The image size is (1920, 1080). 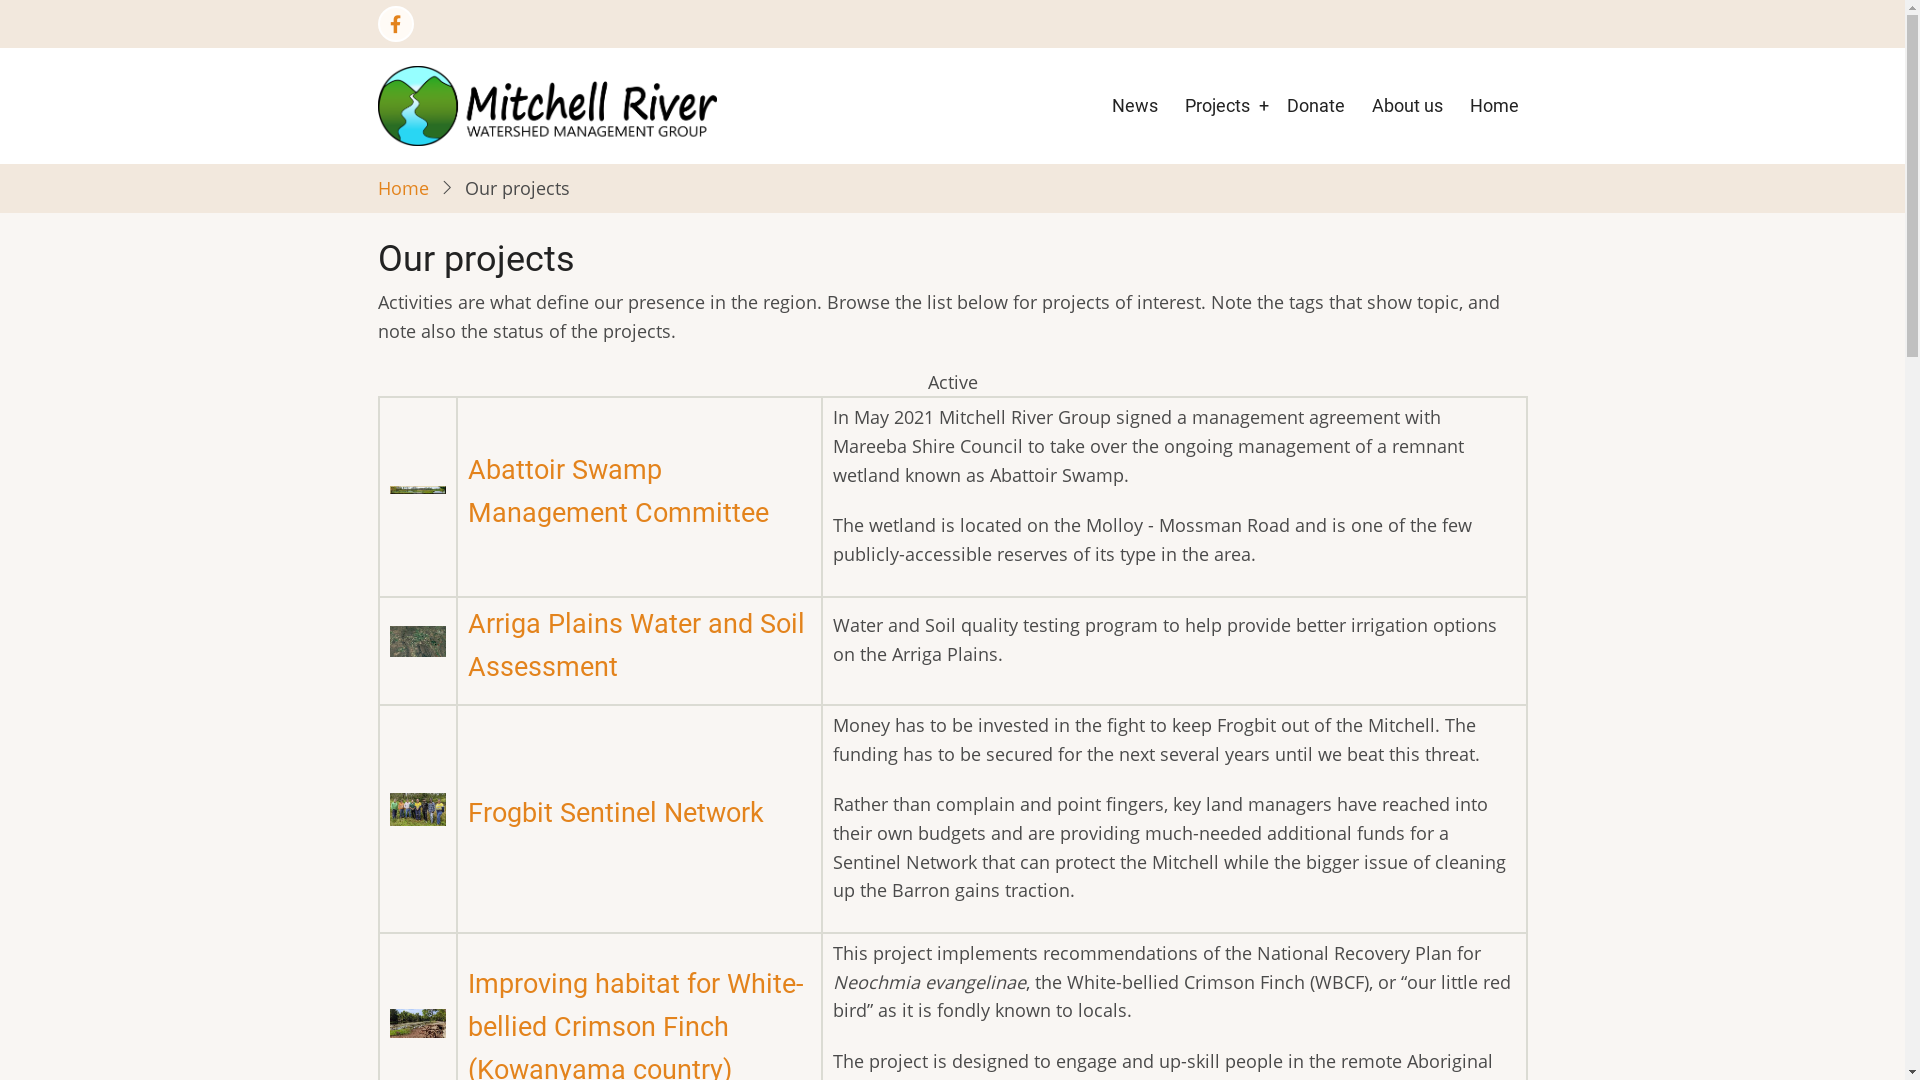 I want to click on 'Abattoir Swamp Management Committee', so click(x=617, y=491).